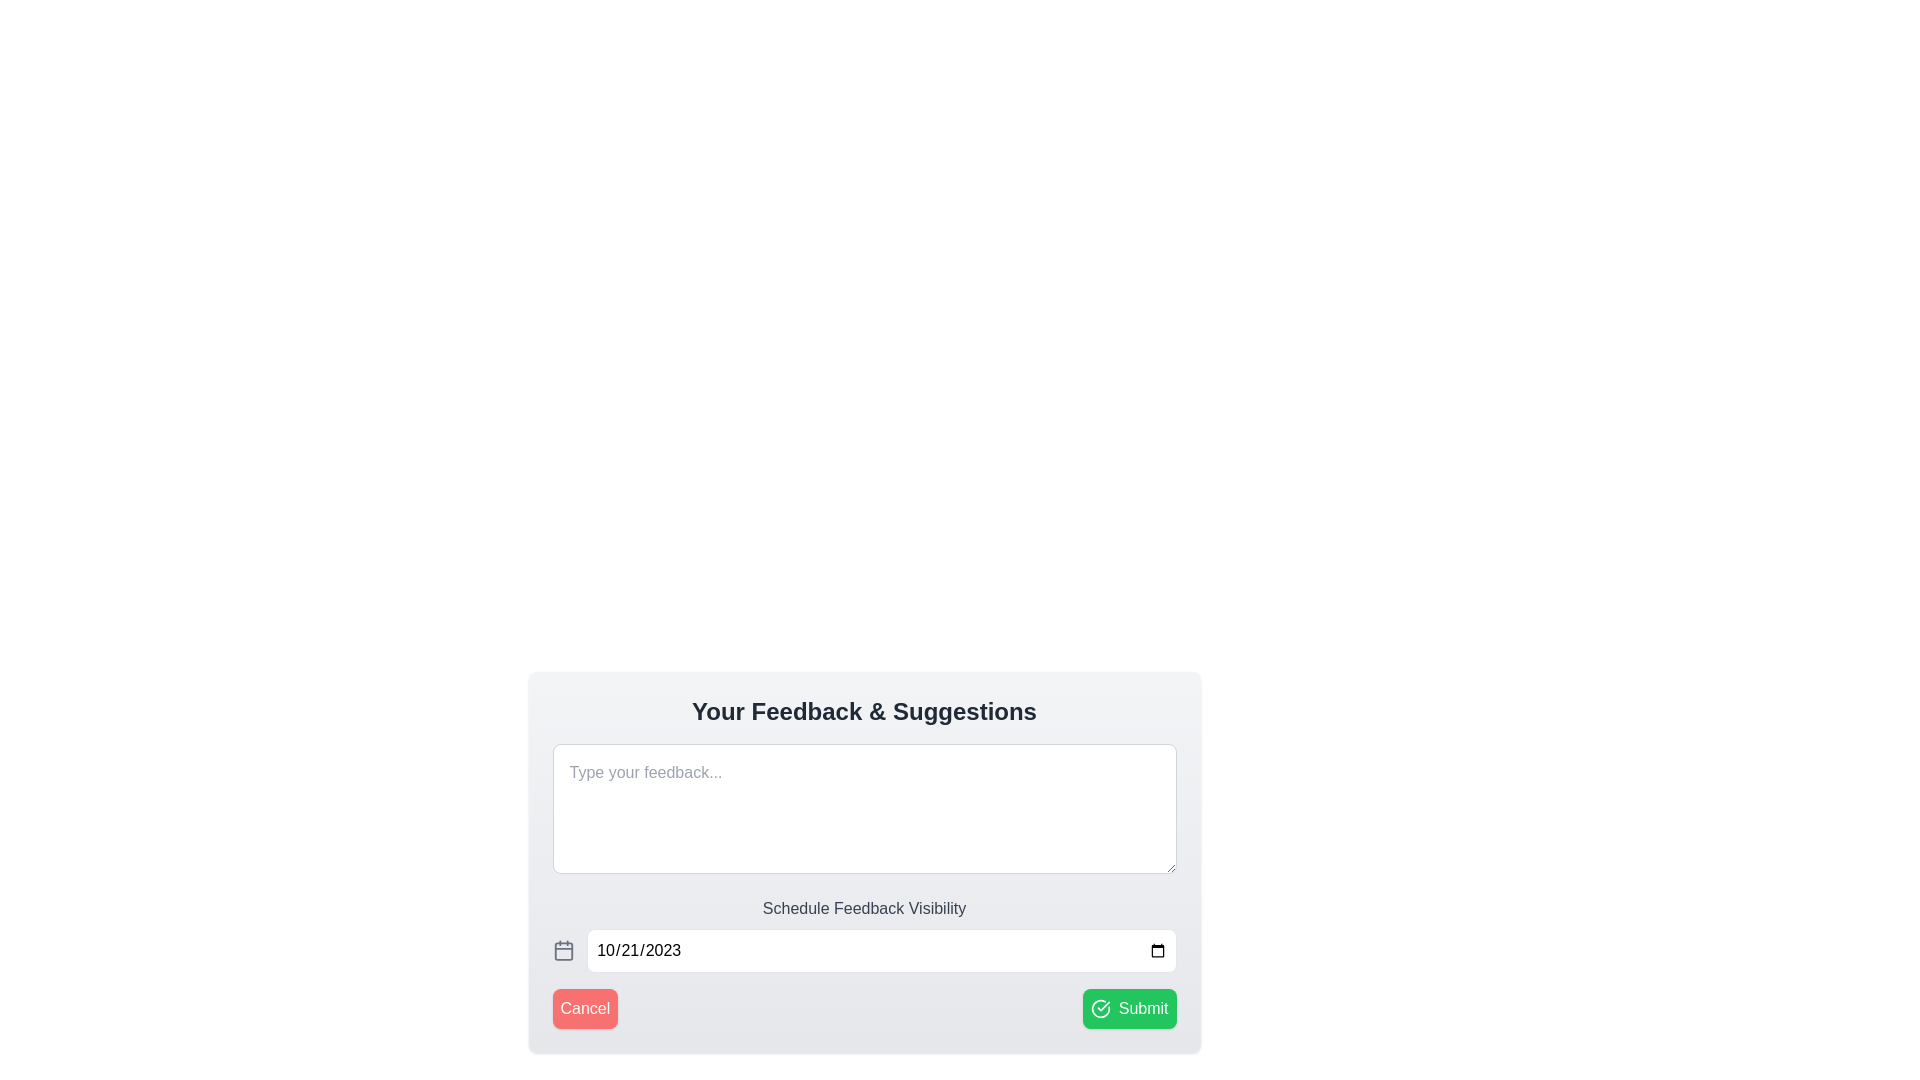  Describe the element at coordinates (1129, 1009) in the screenshot. I see `the 'Submit' button, which is a green rectangular button with rounded edges containing a white check icon and the text 'Submit' in white, located at the bottom-right corner of the interface` at that location.